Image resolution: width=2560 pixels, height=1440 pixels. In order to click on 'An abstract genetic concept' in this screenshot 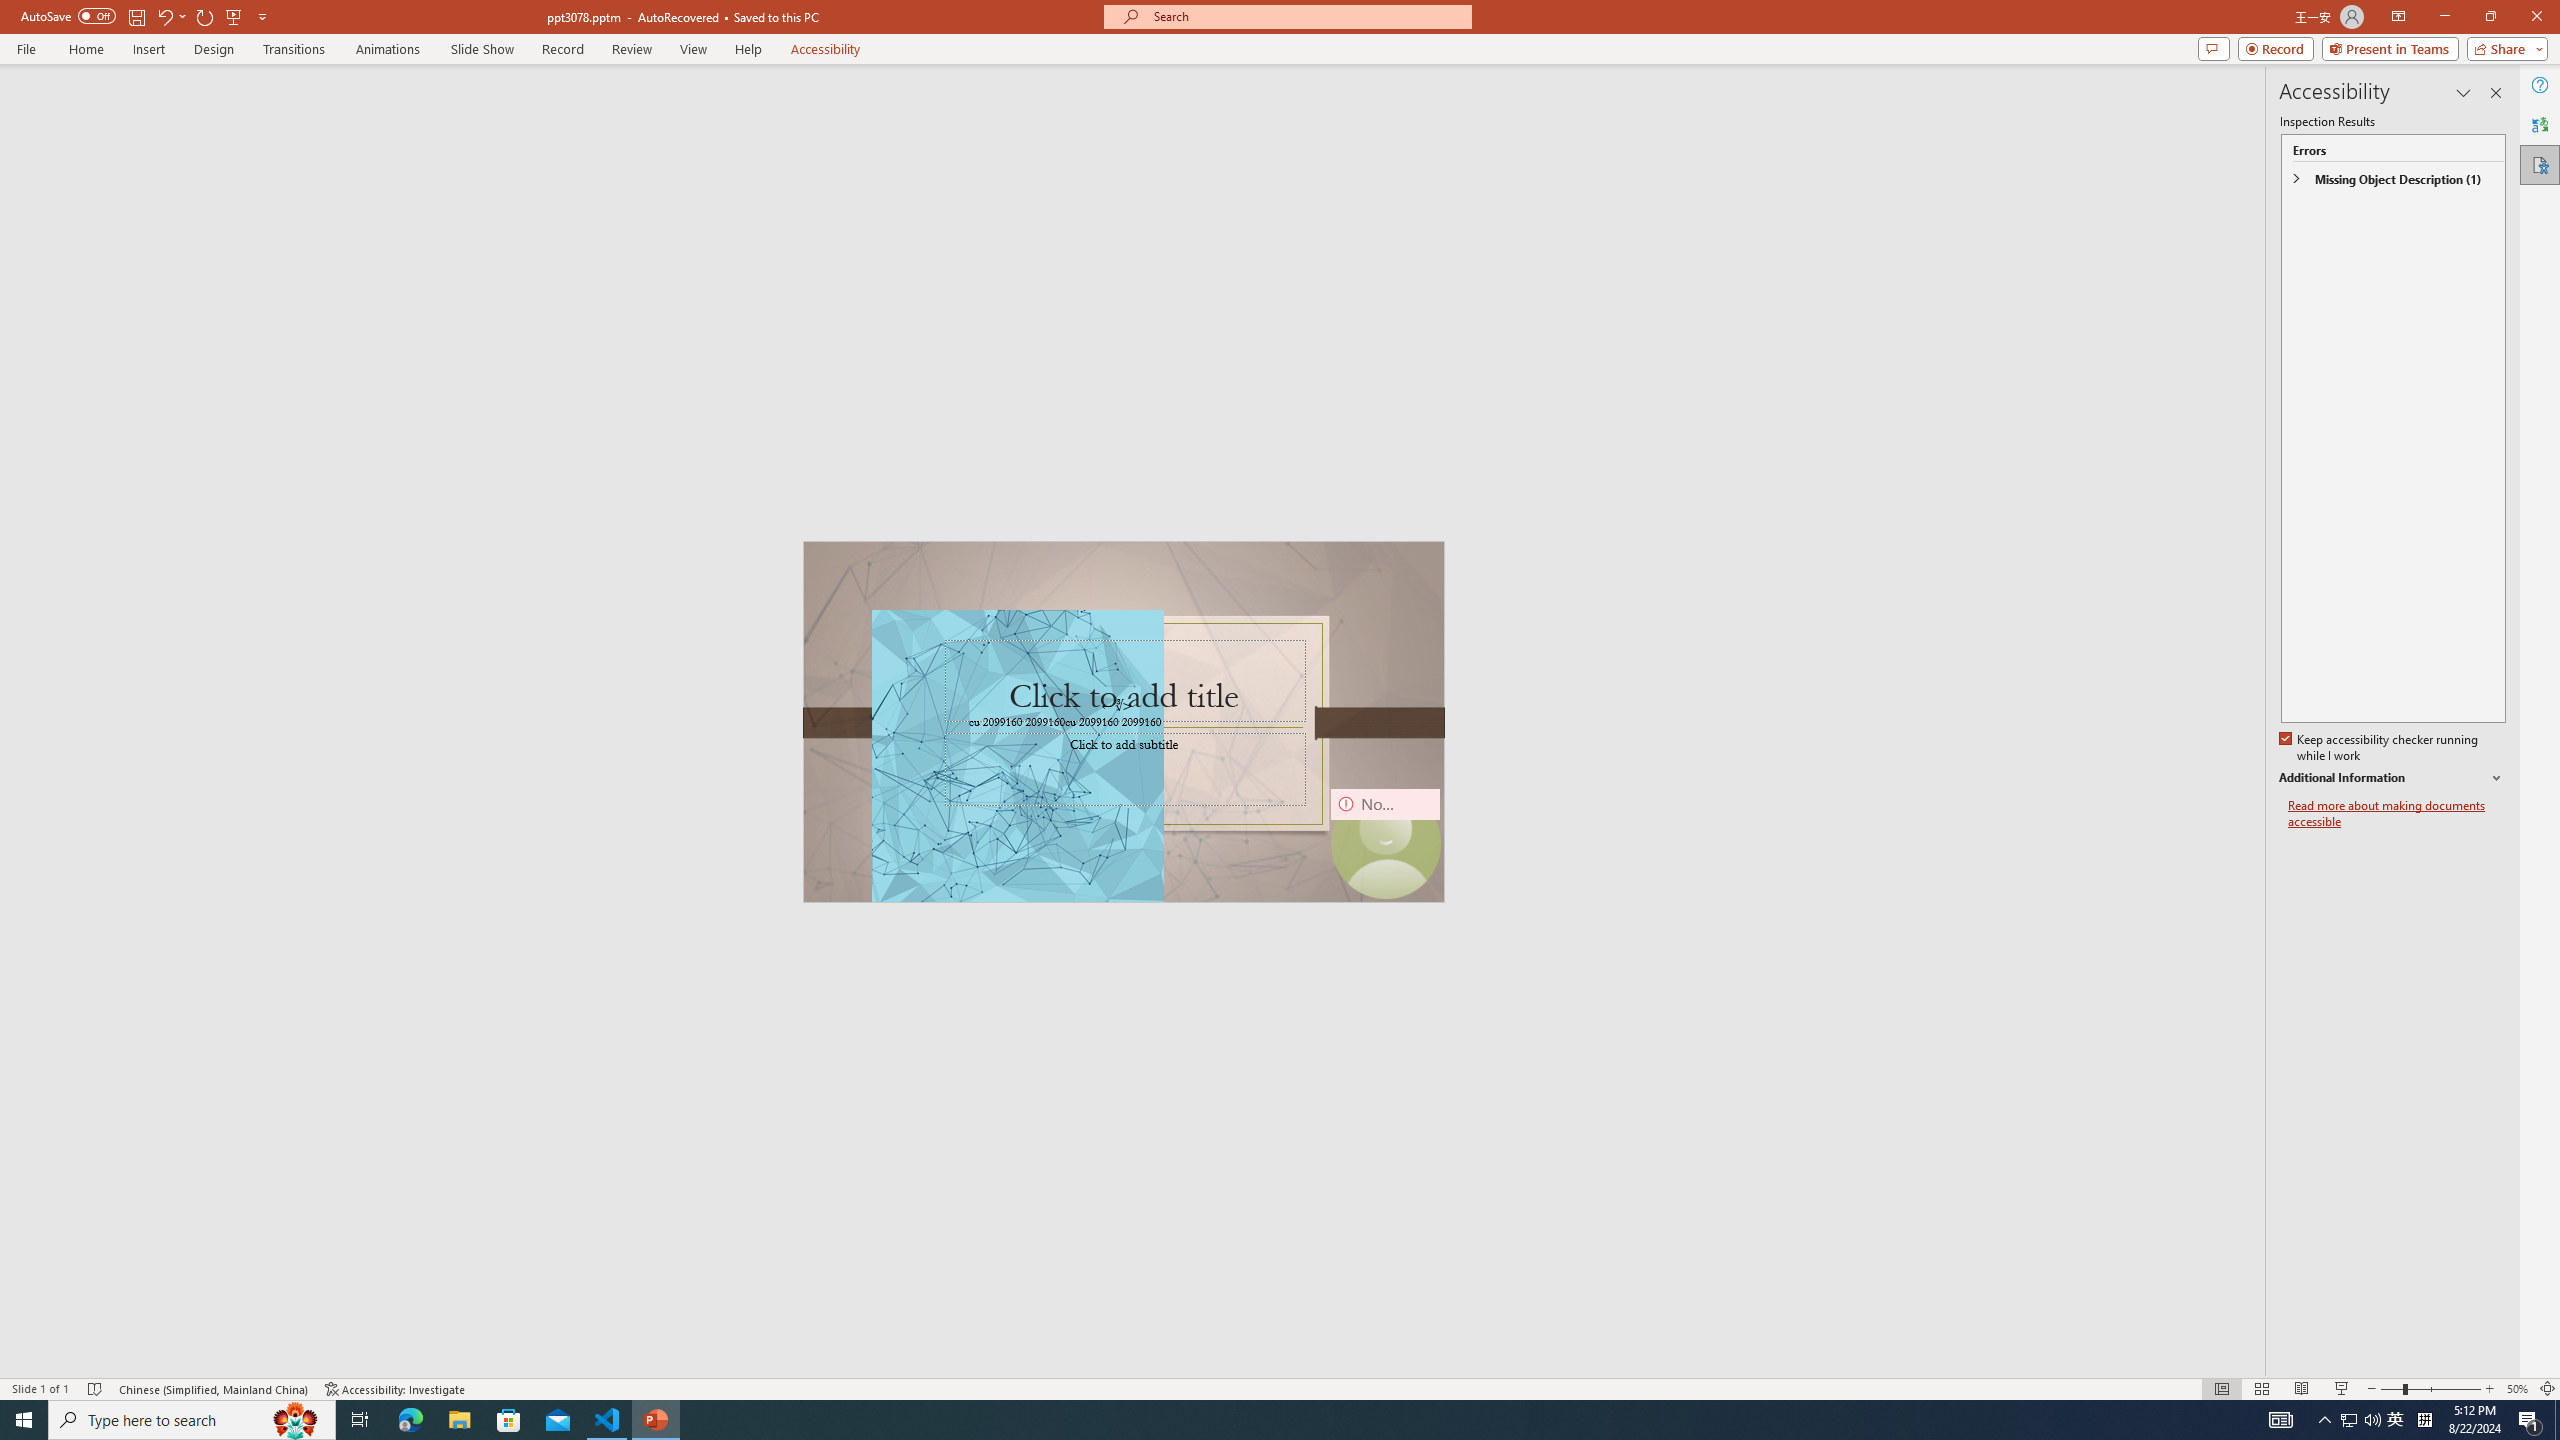, I will do `click(1122, 720)`.